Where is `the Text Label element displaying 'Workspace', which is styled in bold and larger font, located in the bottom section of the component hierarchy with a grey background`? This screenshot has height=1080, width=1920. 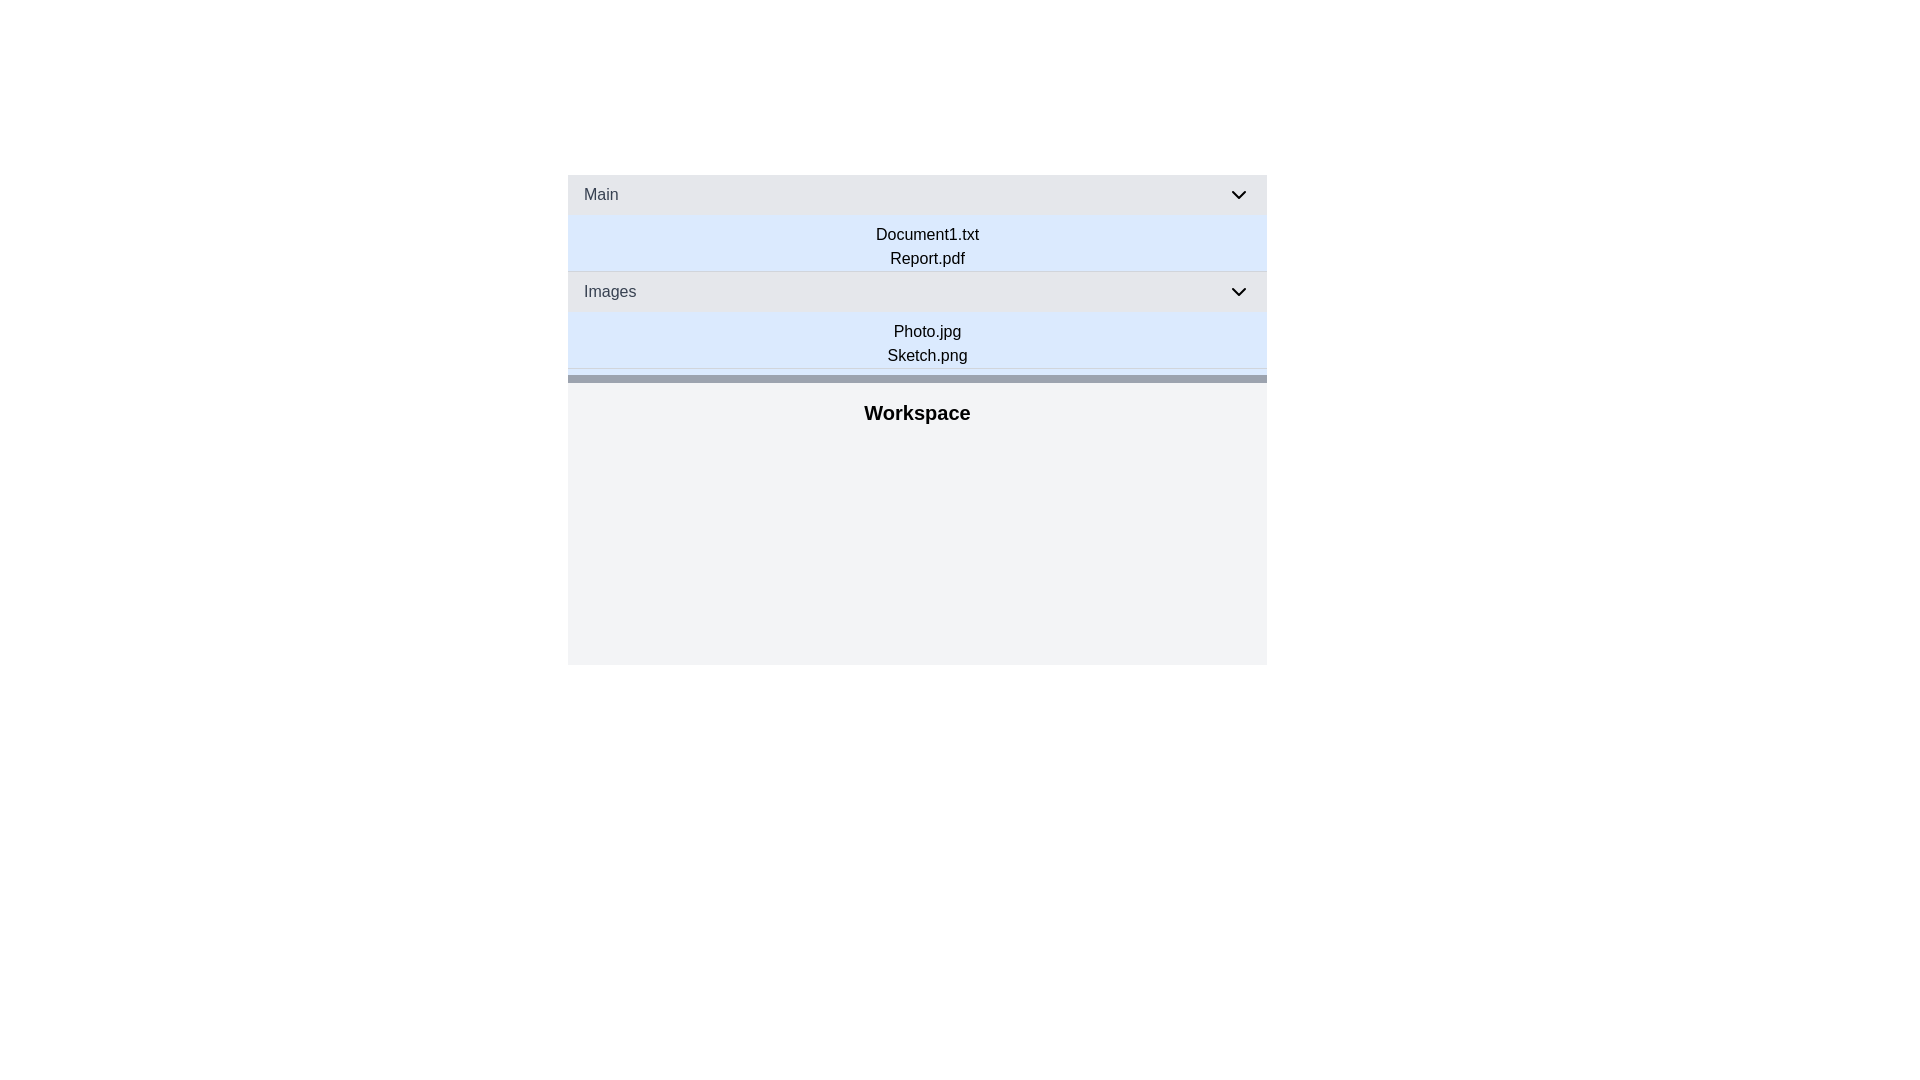
the Text Label element displaying 'Workspace', which is styled in bold and larger font, located in the bottom section of the component hierarchy with a grey background is located at coordinates (916, 407).